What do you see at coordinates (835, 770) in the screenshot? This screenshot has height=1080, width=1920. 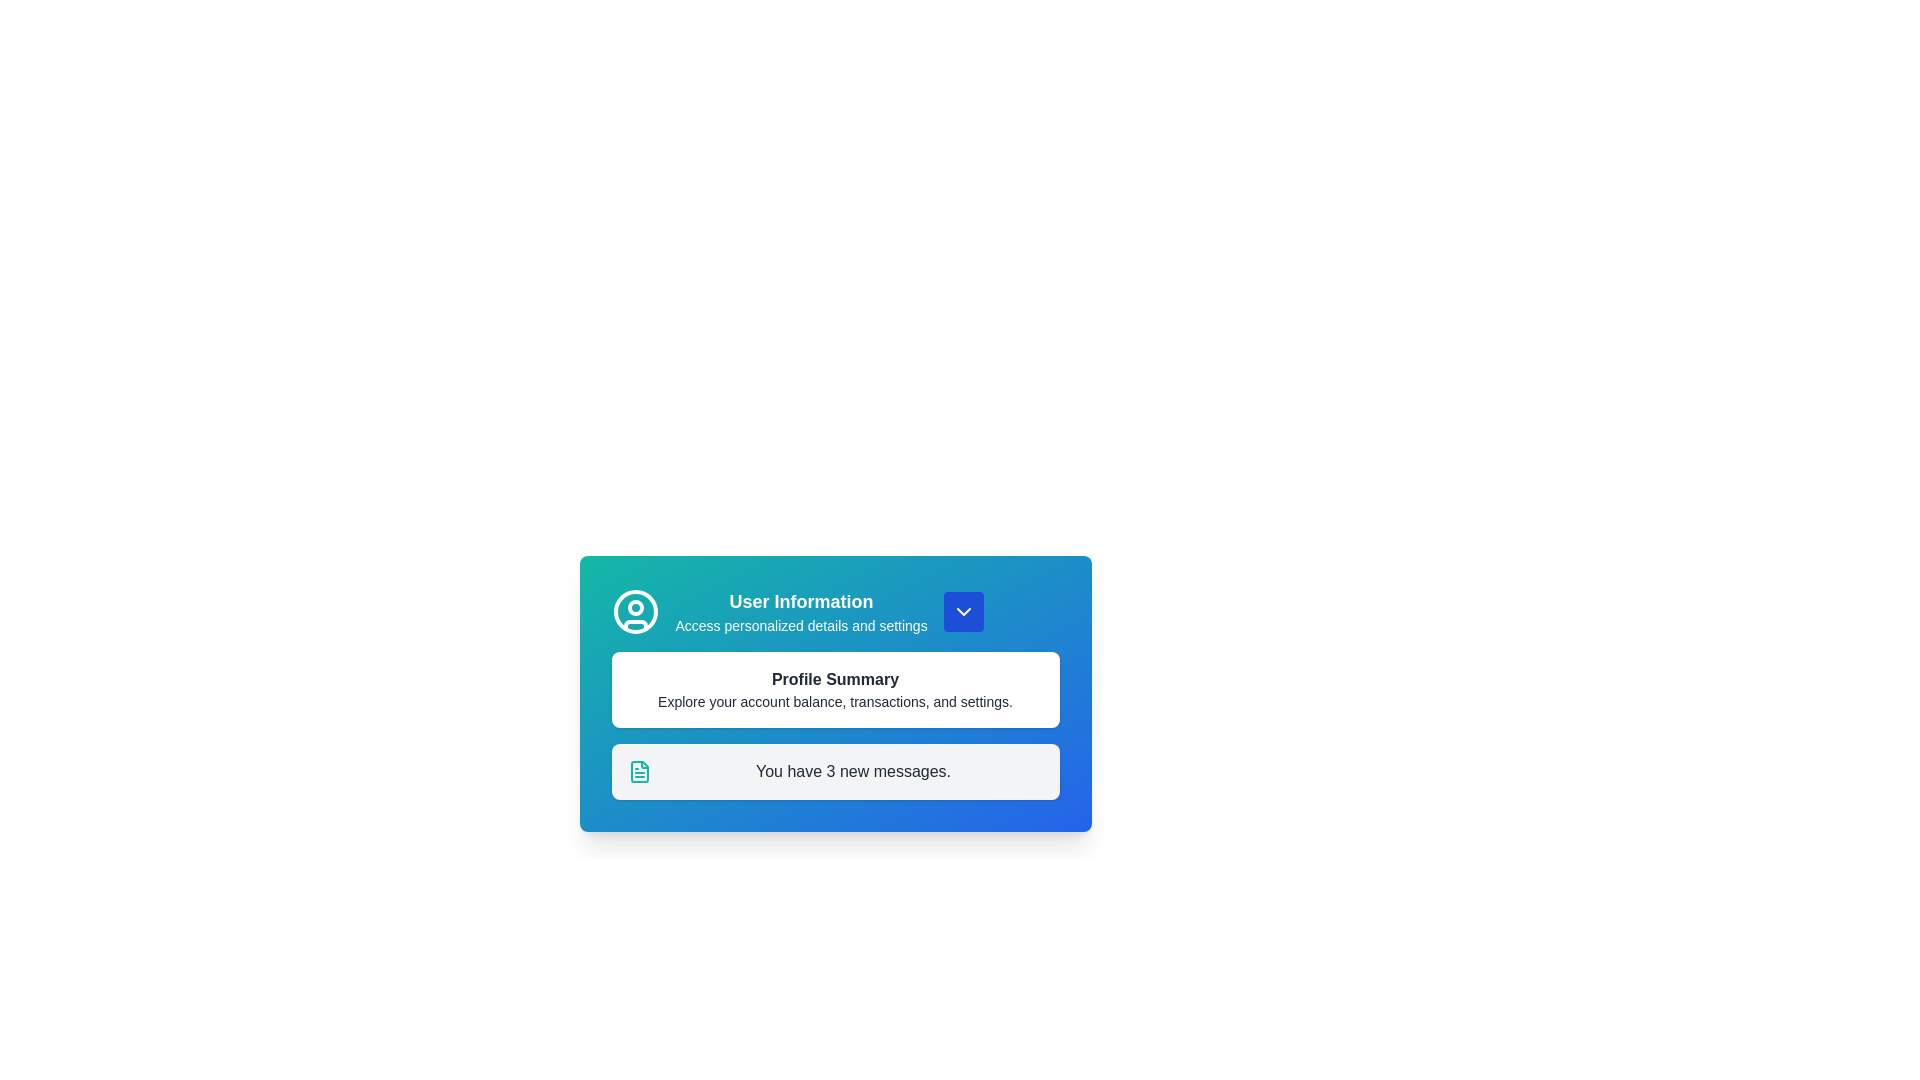 I see `the Notification box that displays 'You have 3 new messages.' located below 'Profile Summary'` at bounding box center [835, 770].